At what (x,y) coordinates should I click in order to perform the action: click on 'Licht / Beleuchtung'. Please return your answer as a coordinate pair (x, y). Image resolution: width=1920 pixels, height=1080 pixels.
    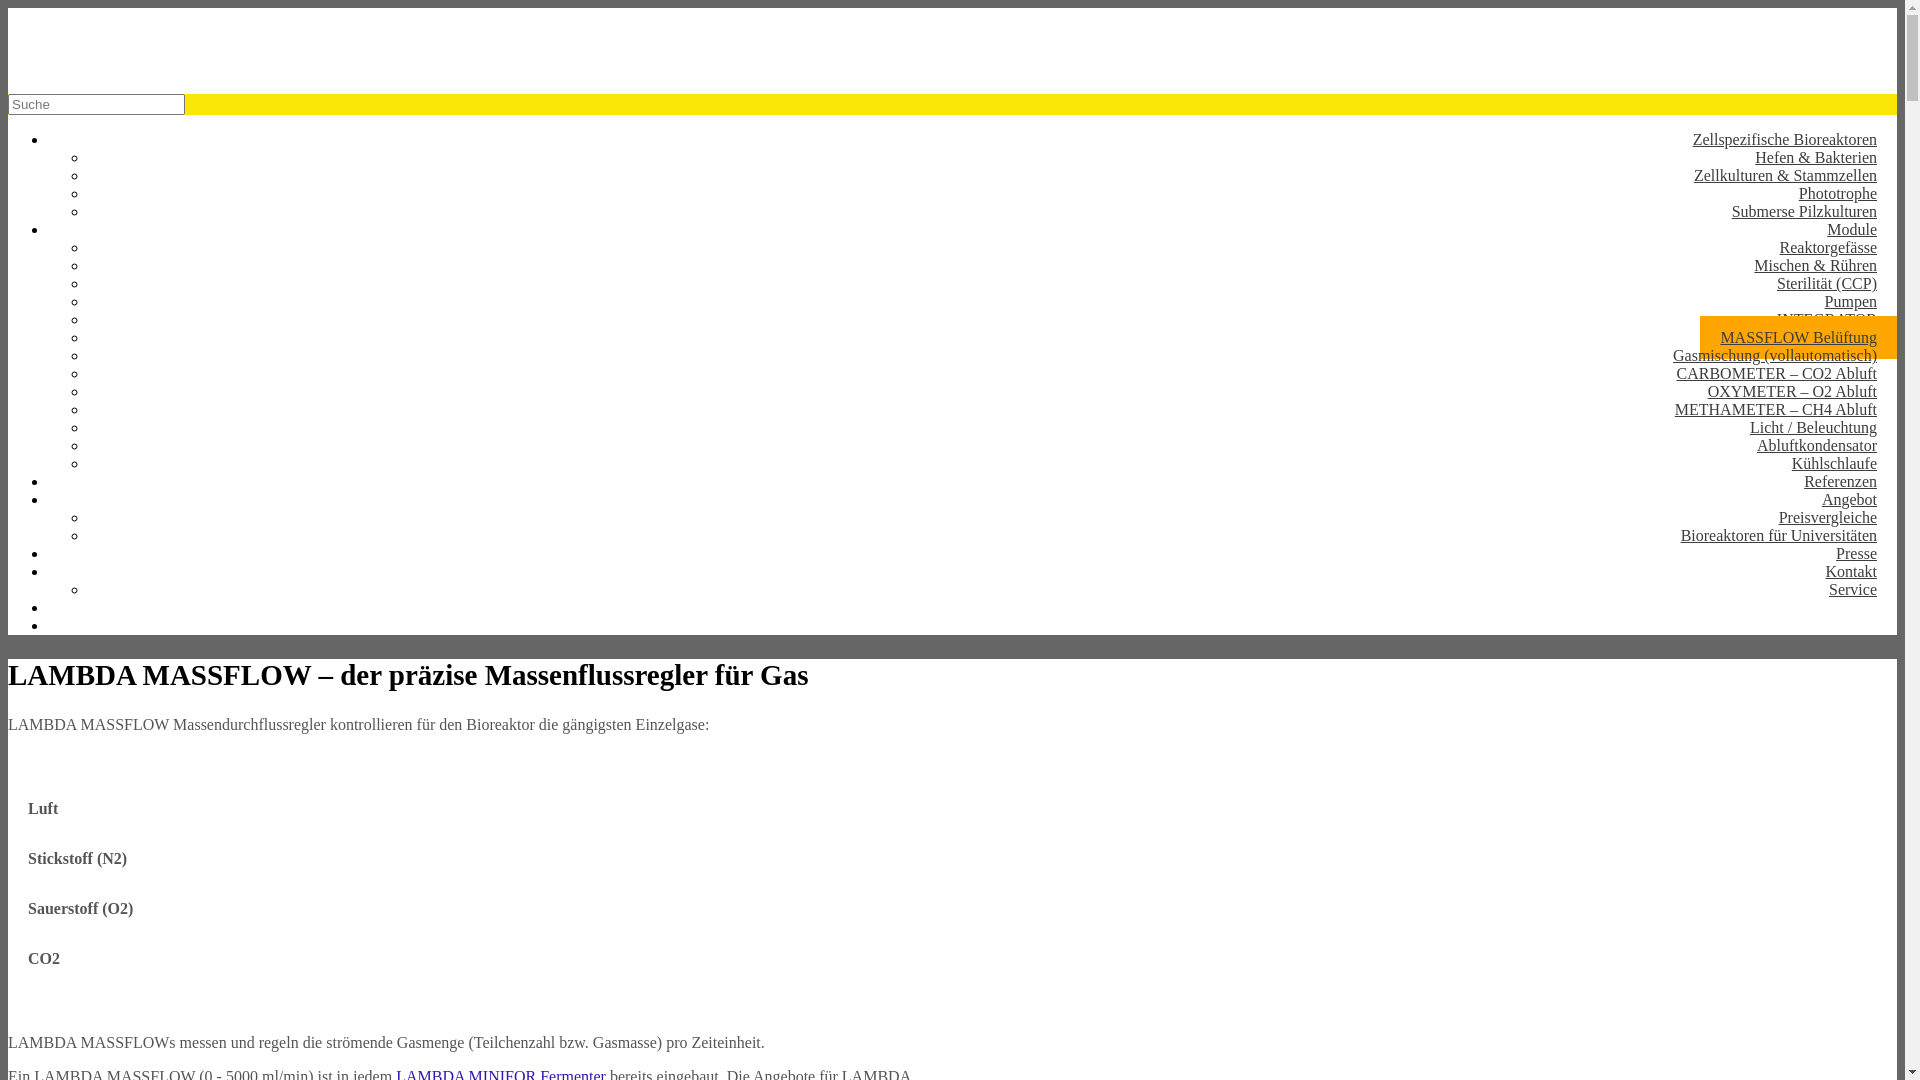
    Looking at the image, I should click on (1813, 426).